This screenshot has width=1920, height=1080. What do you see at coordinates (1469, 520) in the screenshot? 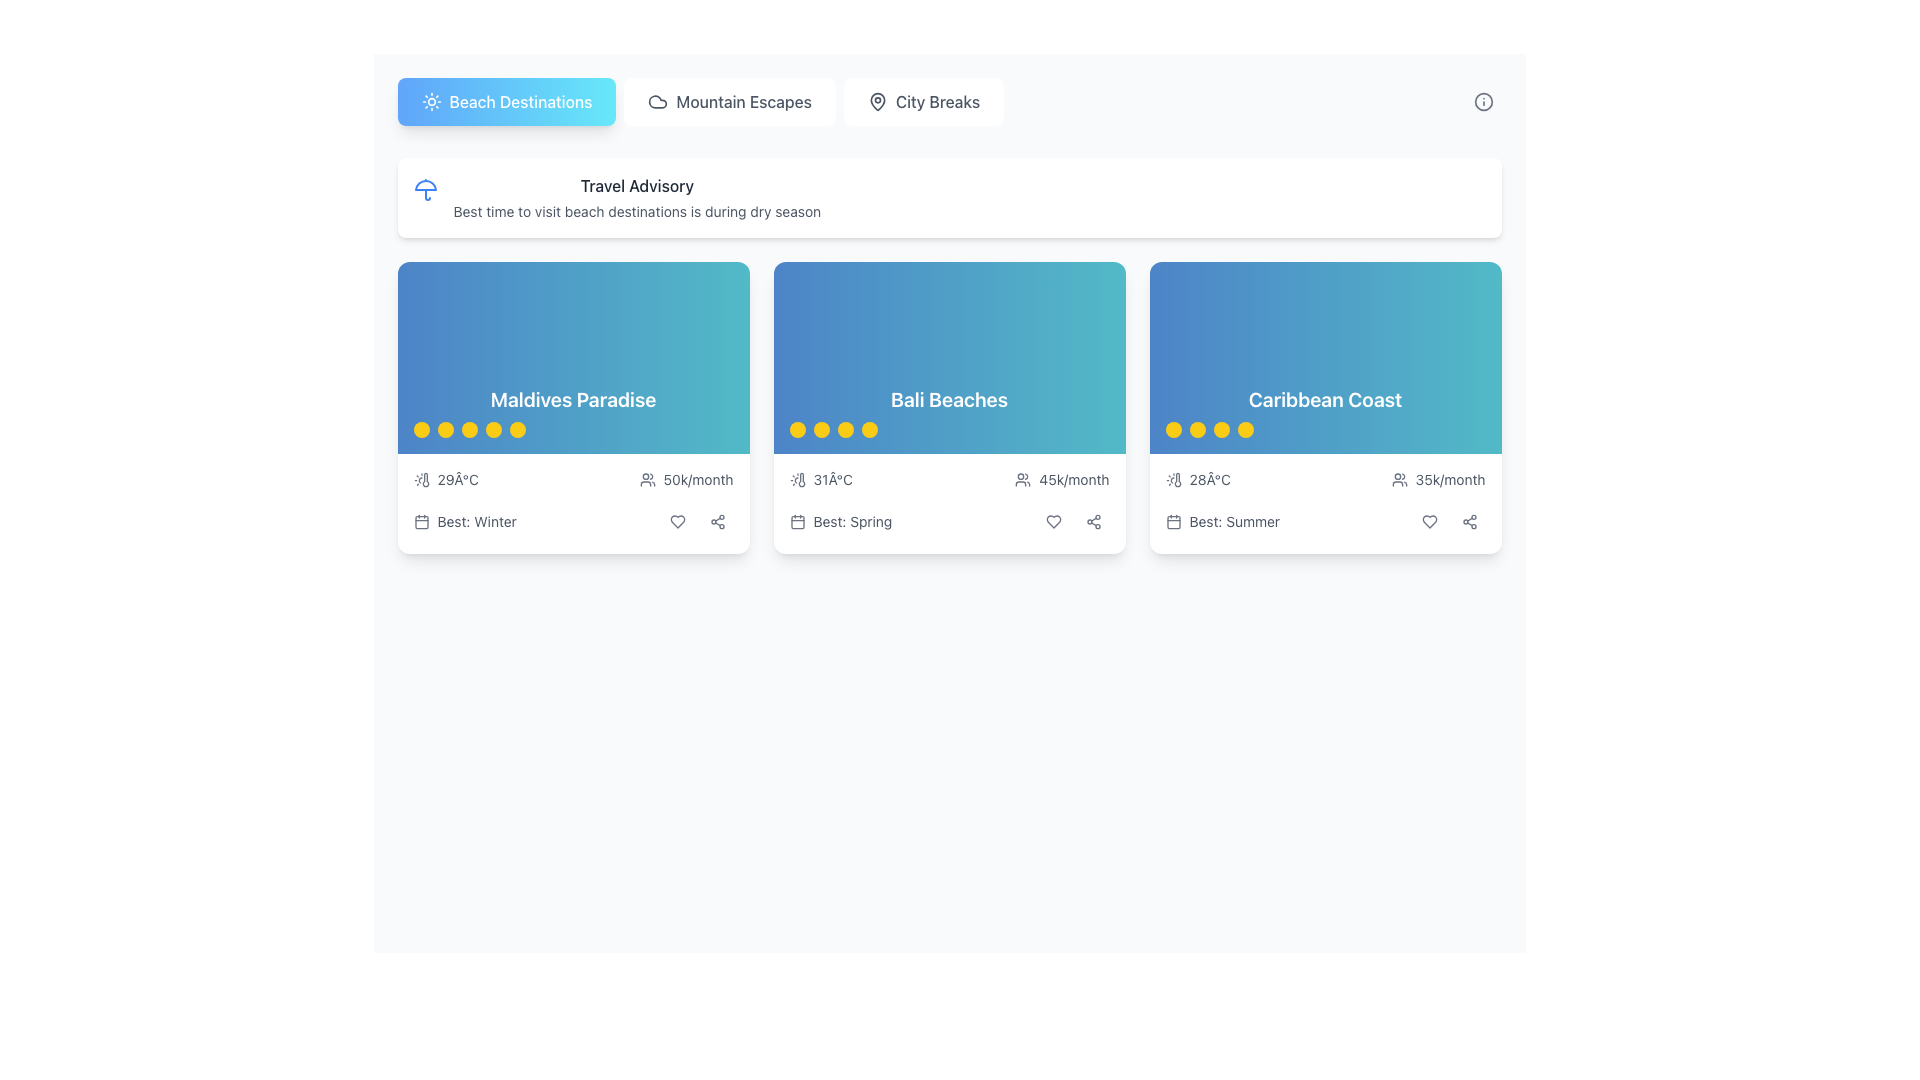
I see `the share icon button located at the bottom-right corner of the 'Caribbean Coast' card` at bounding box center [1469, 520].